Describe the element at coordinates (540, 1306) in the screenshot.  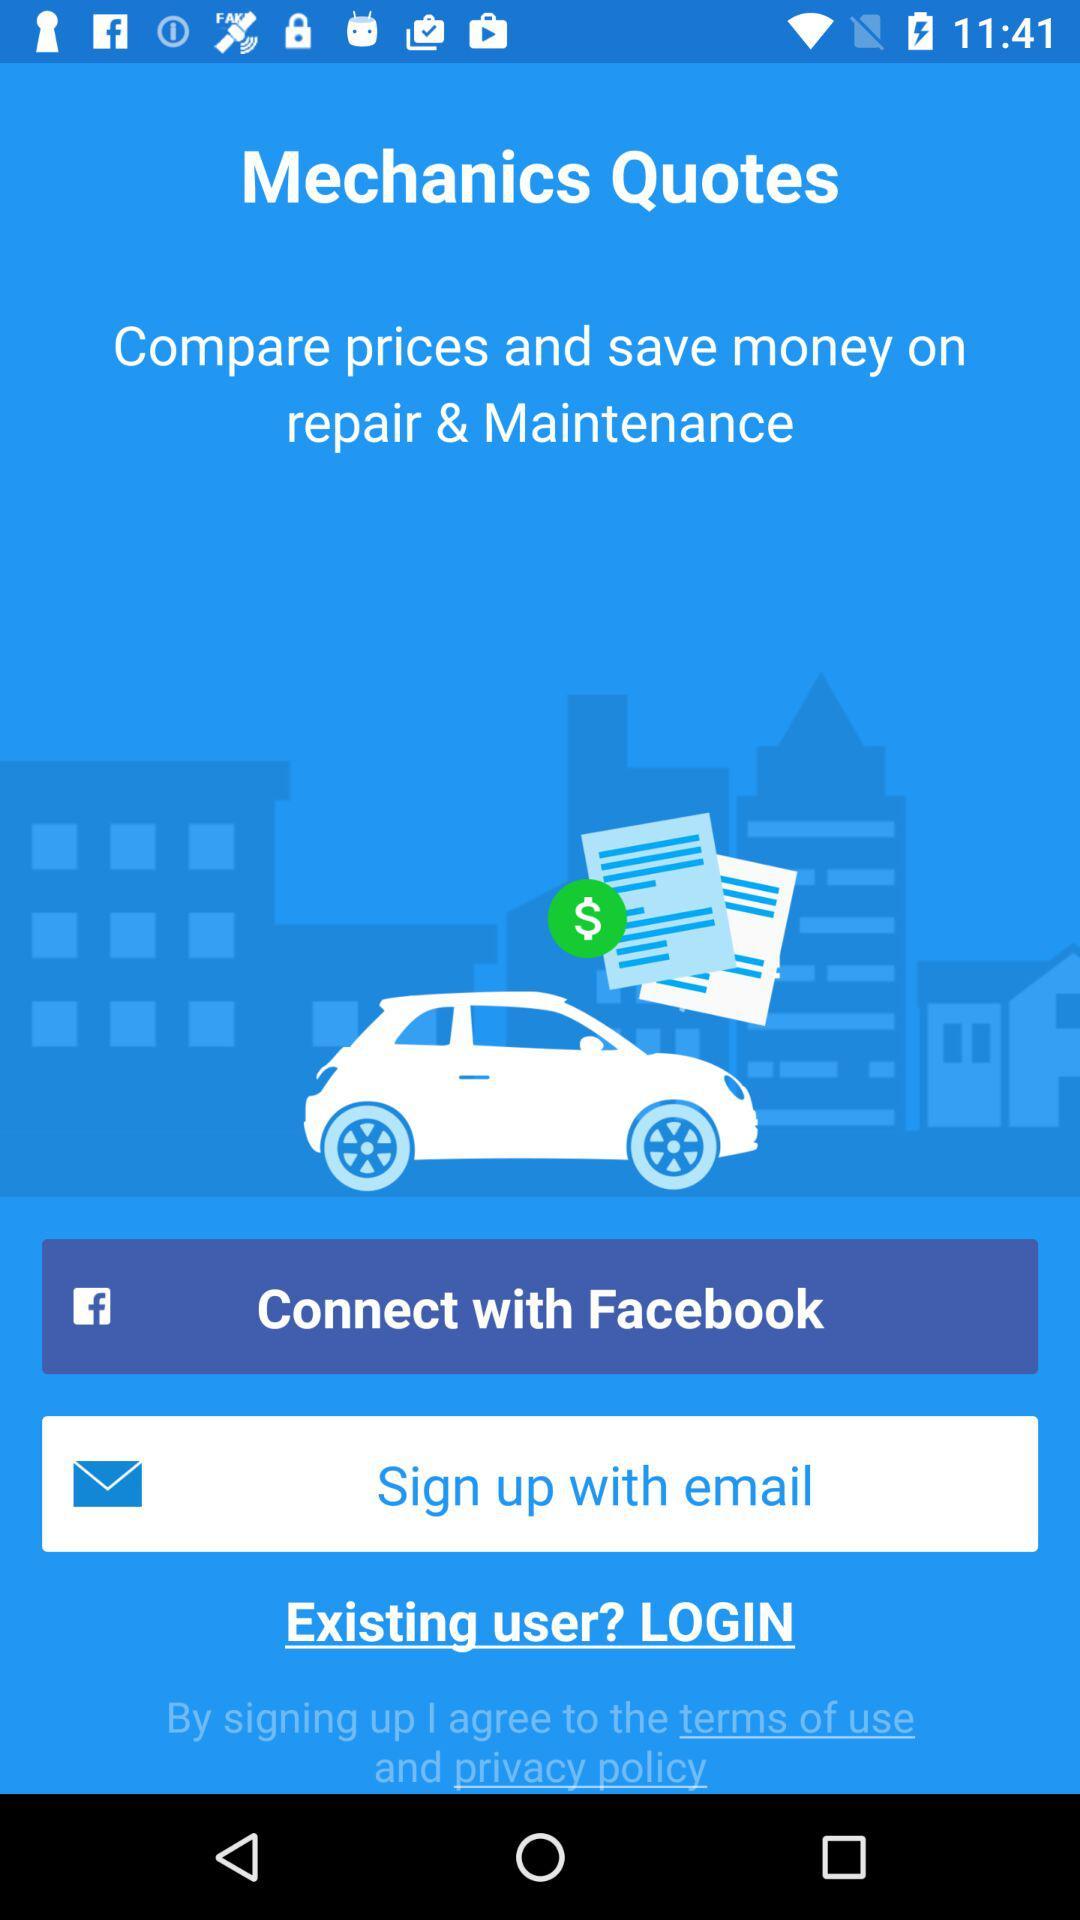
I see `icon above the sign up with icon` at that location.